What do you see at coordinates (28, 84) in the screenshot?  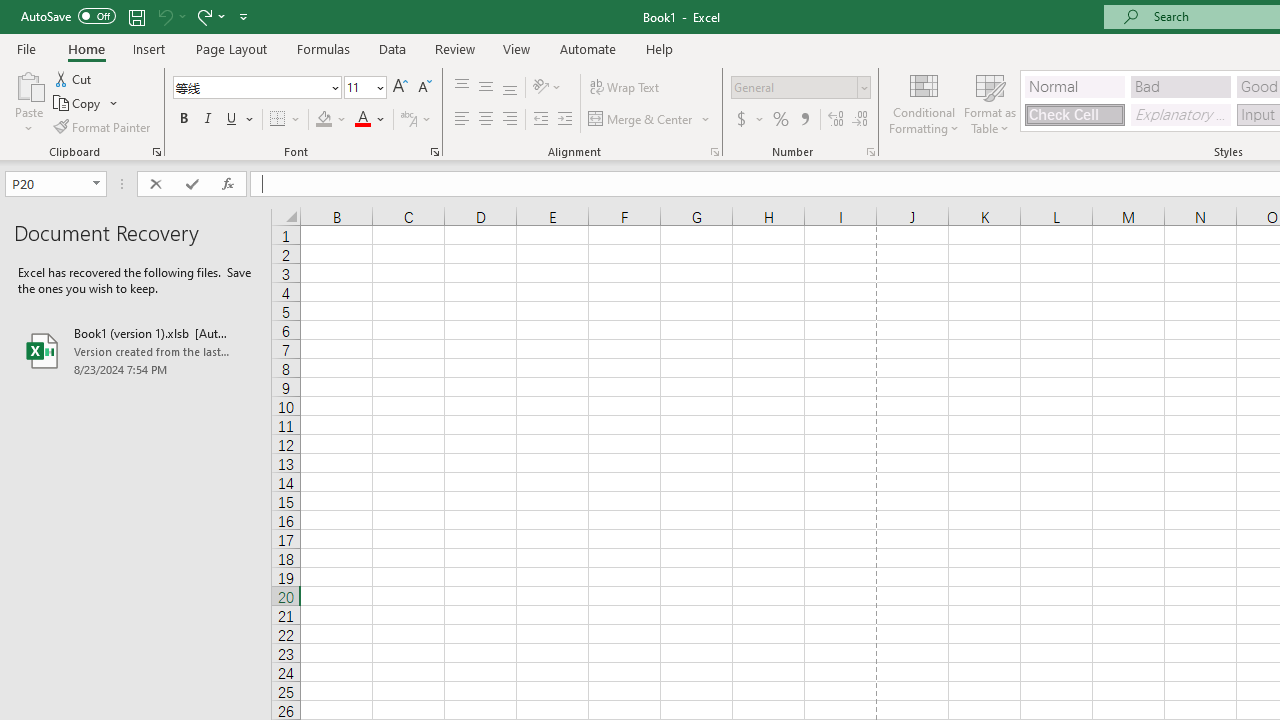 I see `'Paste'` at bounding box center [28, 84].